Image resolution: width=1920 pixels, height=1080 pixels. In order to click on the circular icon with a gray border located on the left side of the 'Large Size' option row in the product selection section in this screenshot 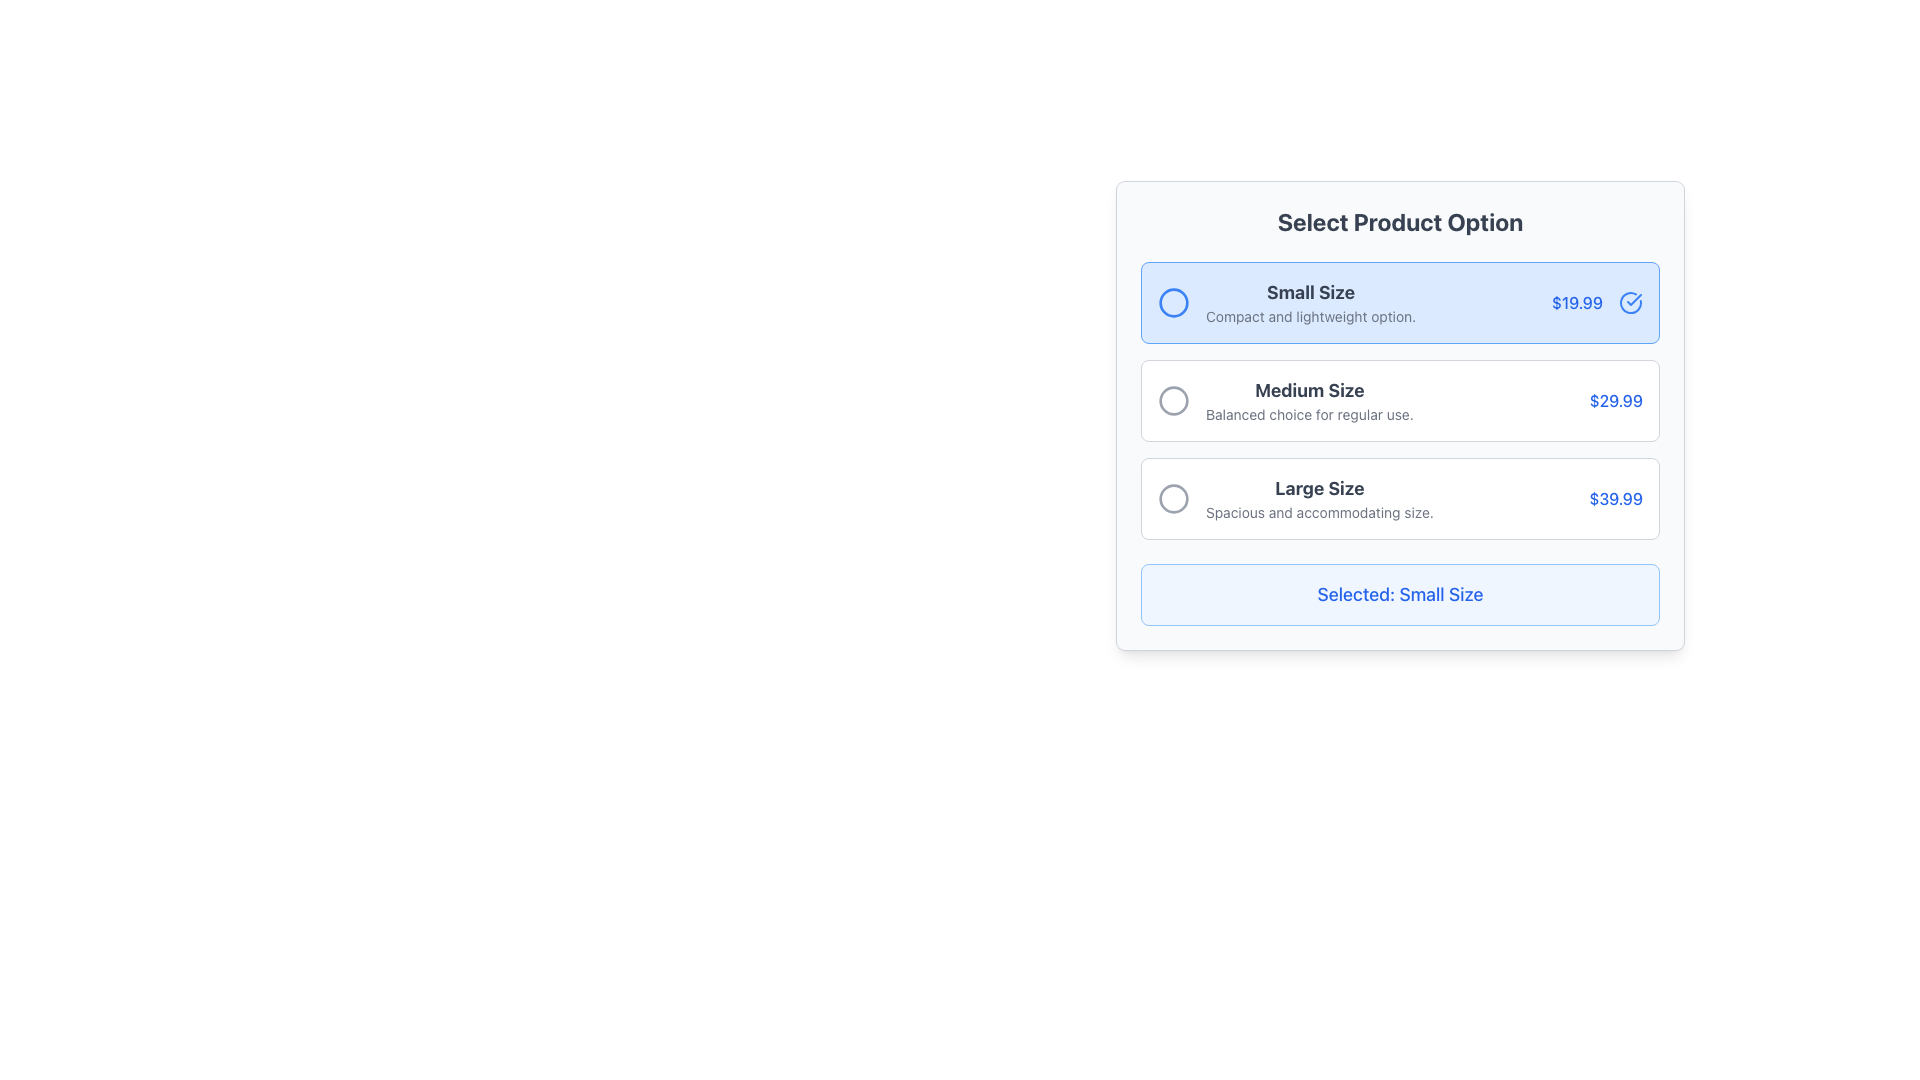, I will do `click(1174, 497)`.